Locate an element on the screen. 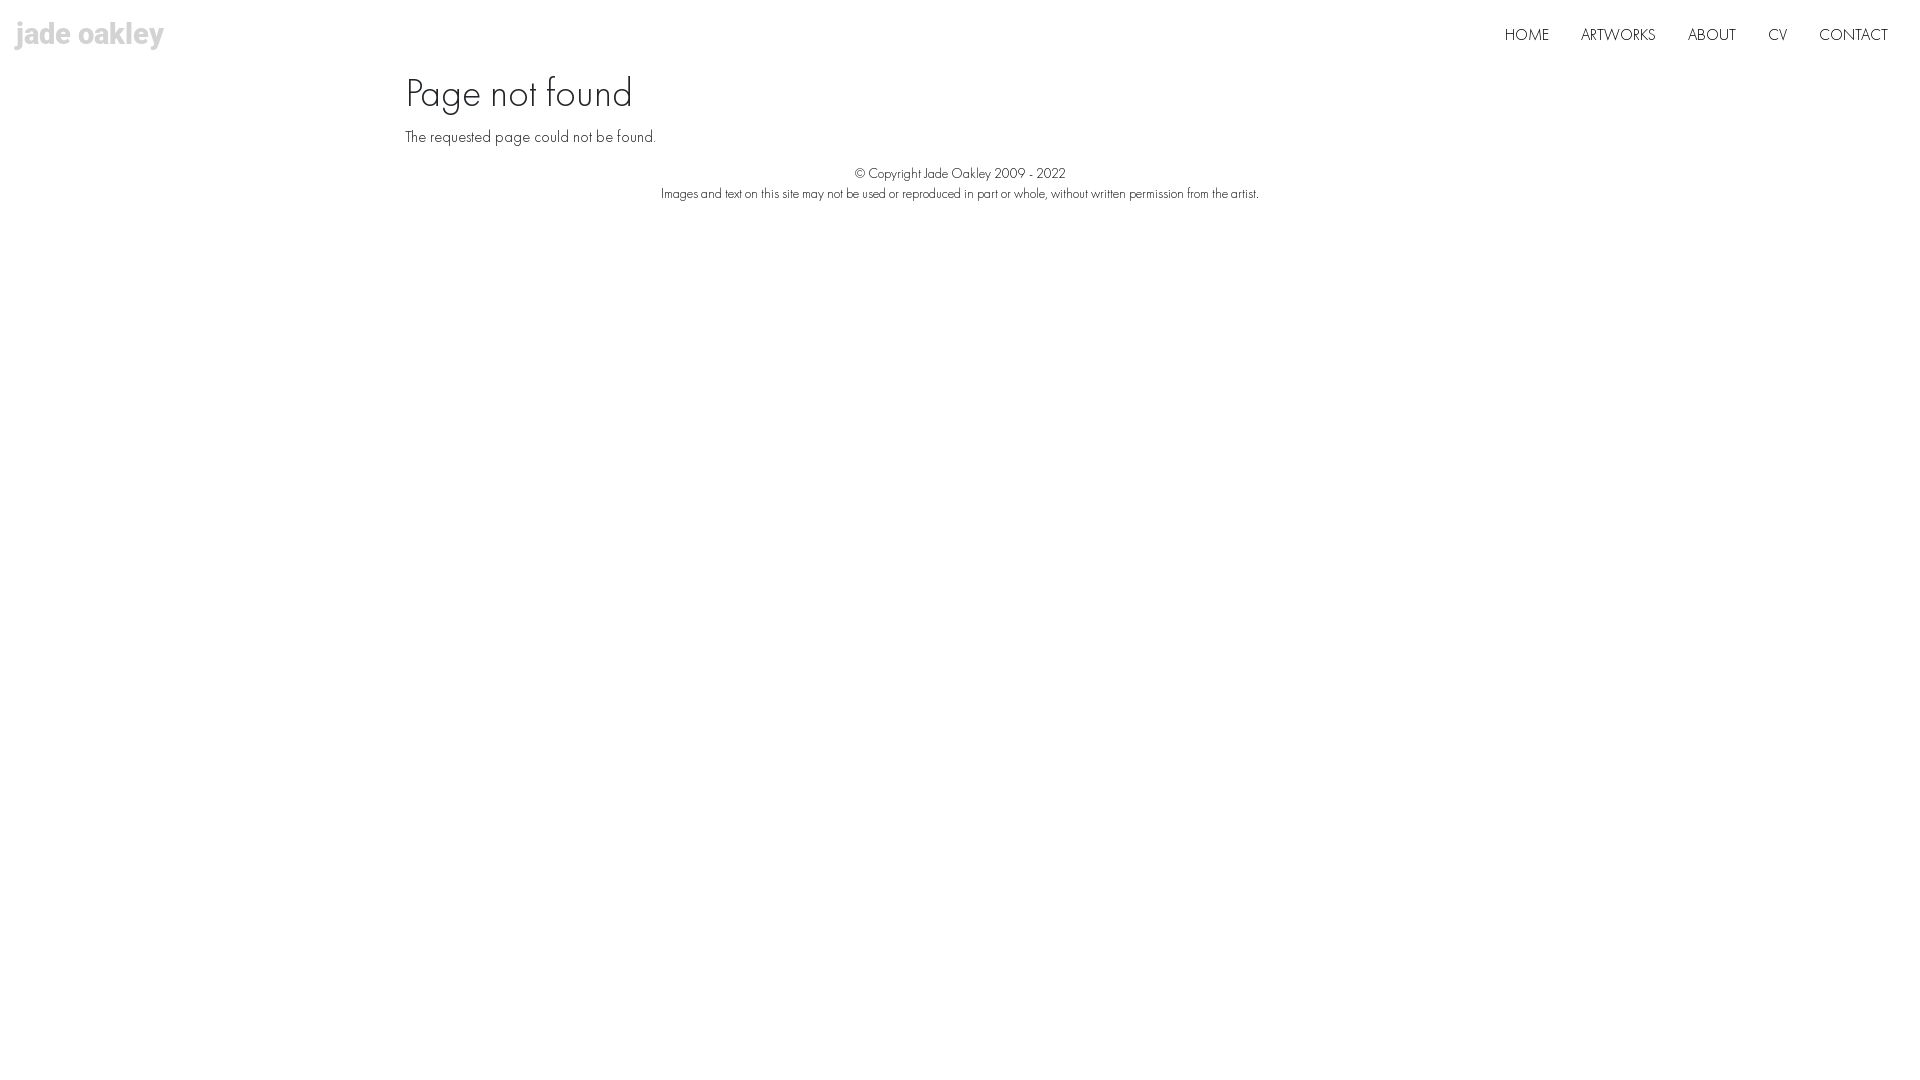 This screenshot has width=1920, height=1080. 'CONTACT' is located at coordinates (1852, 34).